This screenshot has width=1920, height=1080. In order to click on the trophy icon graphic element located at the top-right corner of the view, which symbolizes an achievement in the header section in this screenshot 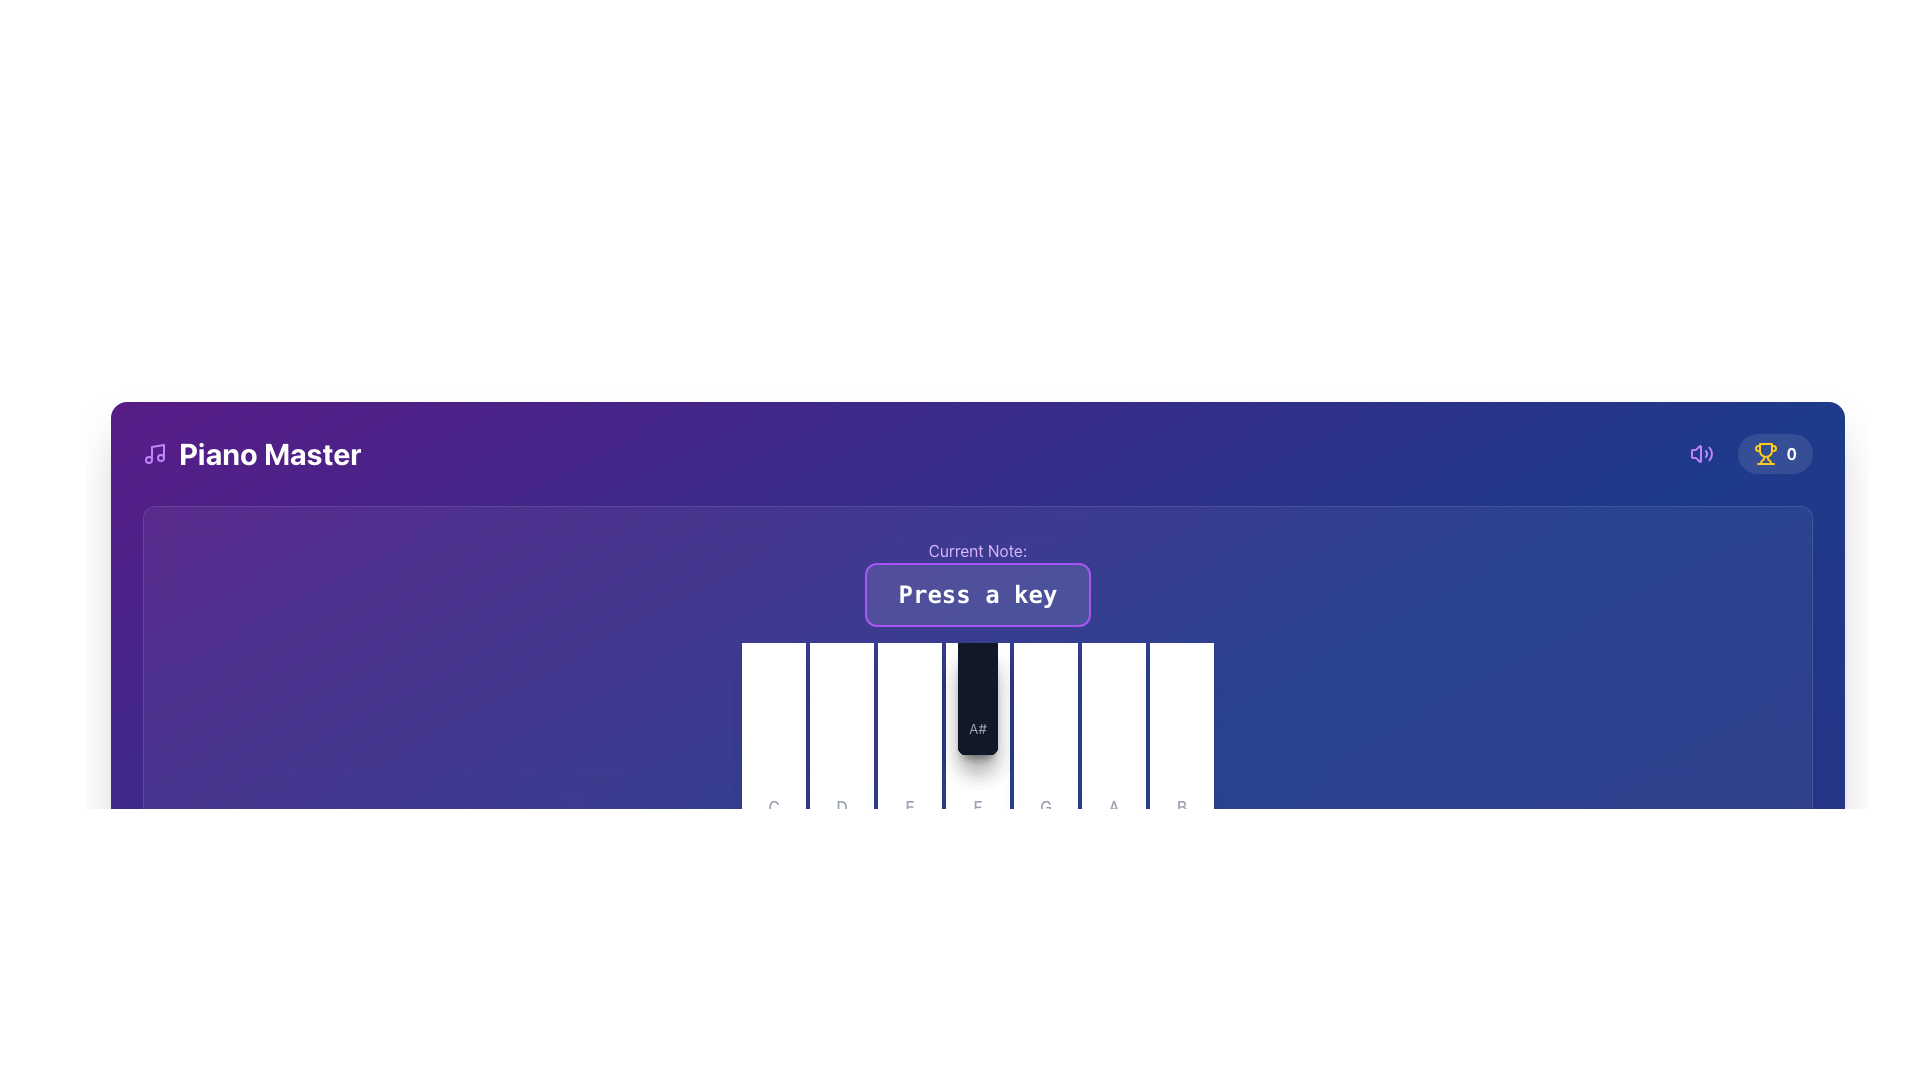, I will do `click(1766, 450)`.